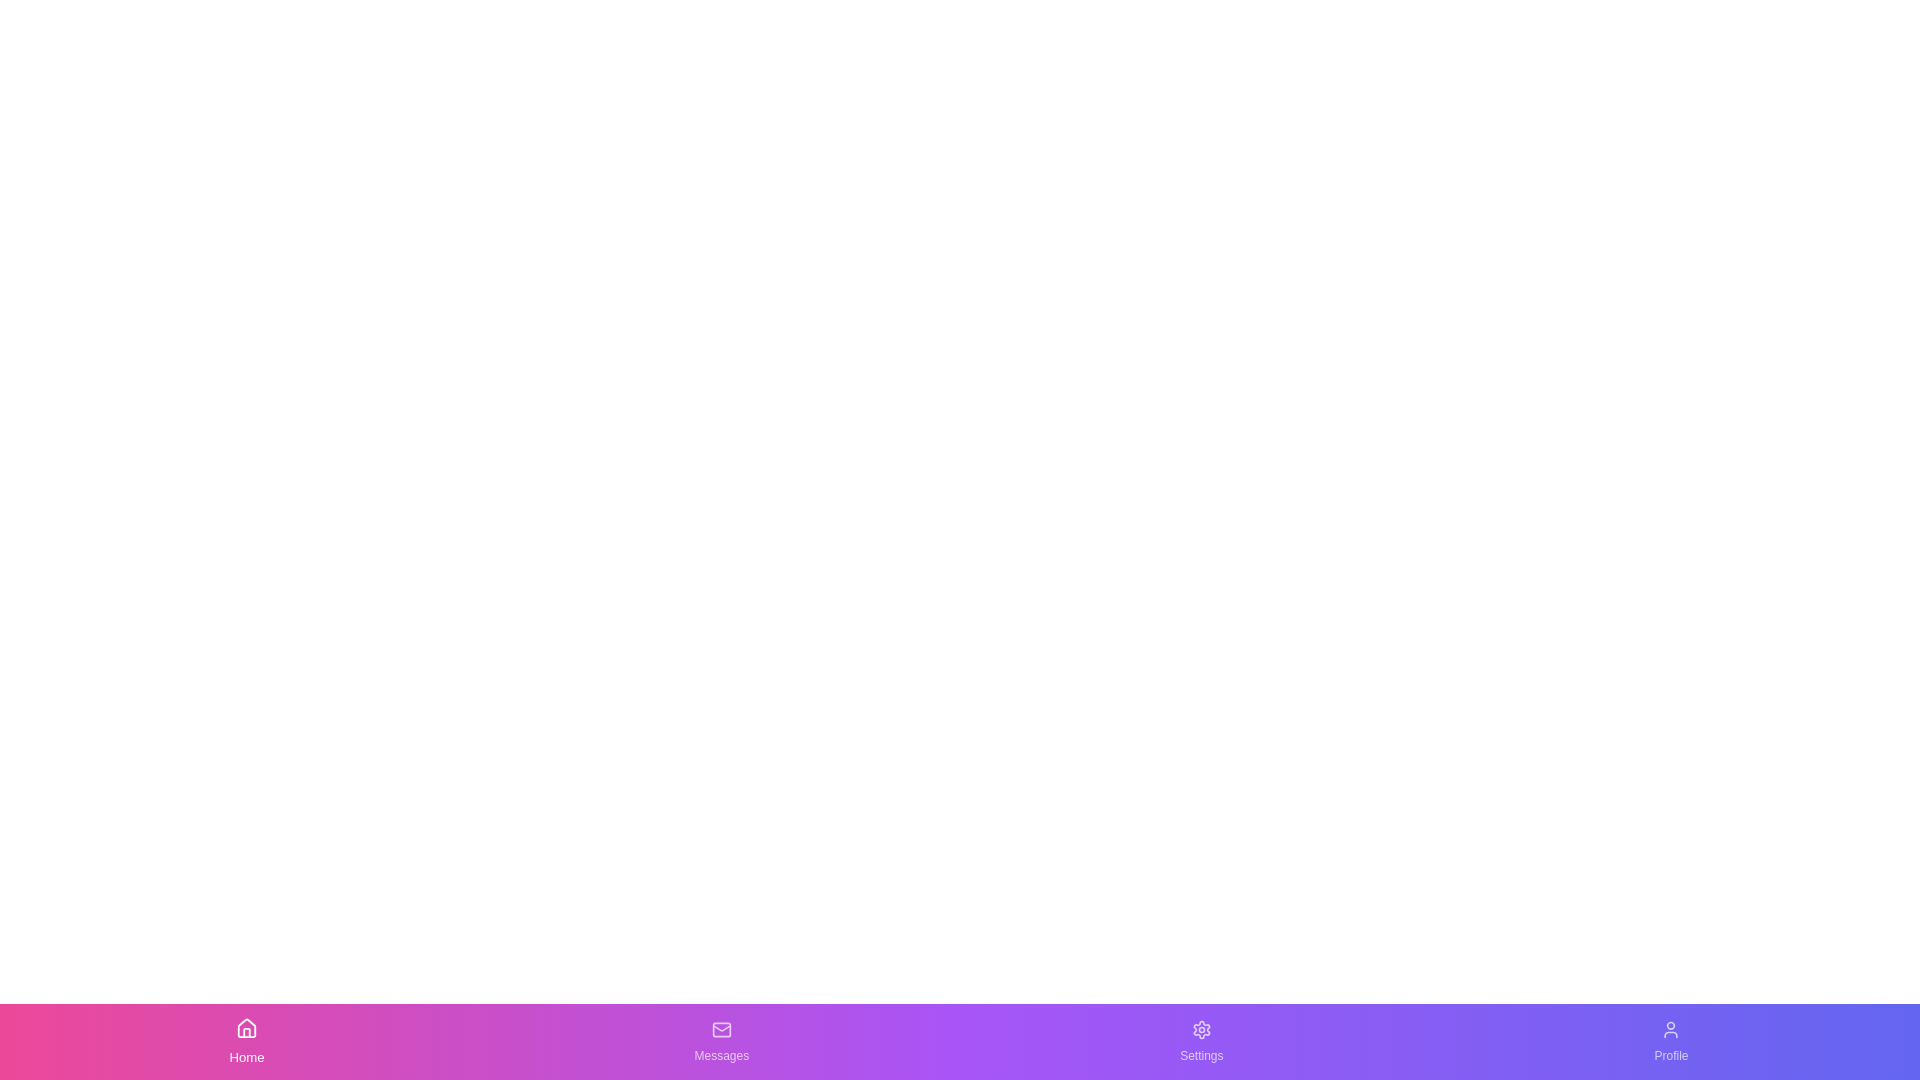 This screenshot has width=1920, height=1080. Describe the element at coordinates (245, 1040) in the screenshot. I see `the Home button in the bottom navigation bar` at that location.